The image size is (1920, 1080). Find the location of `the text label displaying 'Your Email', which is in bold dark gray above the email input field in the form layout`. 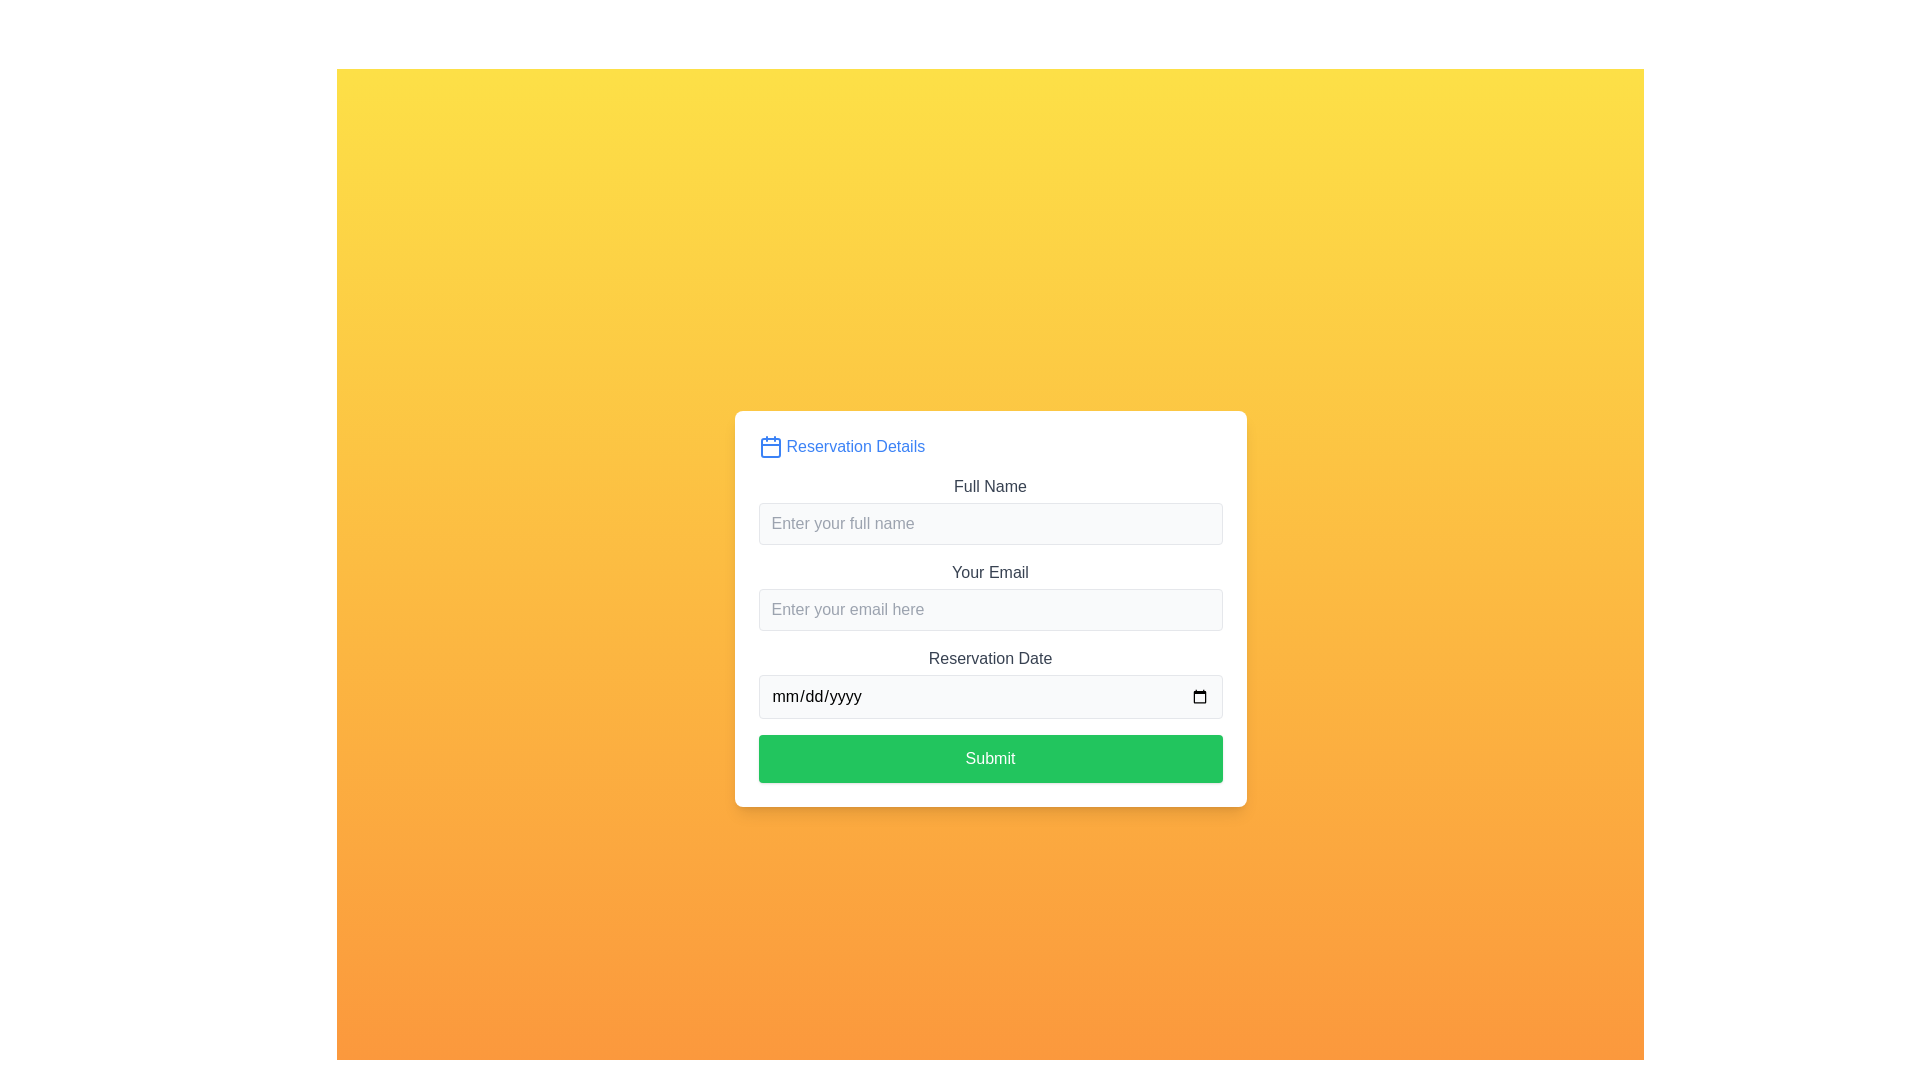

the text label displaying 'Your Email', which is in bold dark gray above the email input field in the form layout is located at coordinates (990, 573).